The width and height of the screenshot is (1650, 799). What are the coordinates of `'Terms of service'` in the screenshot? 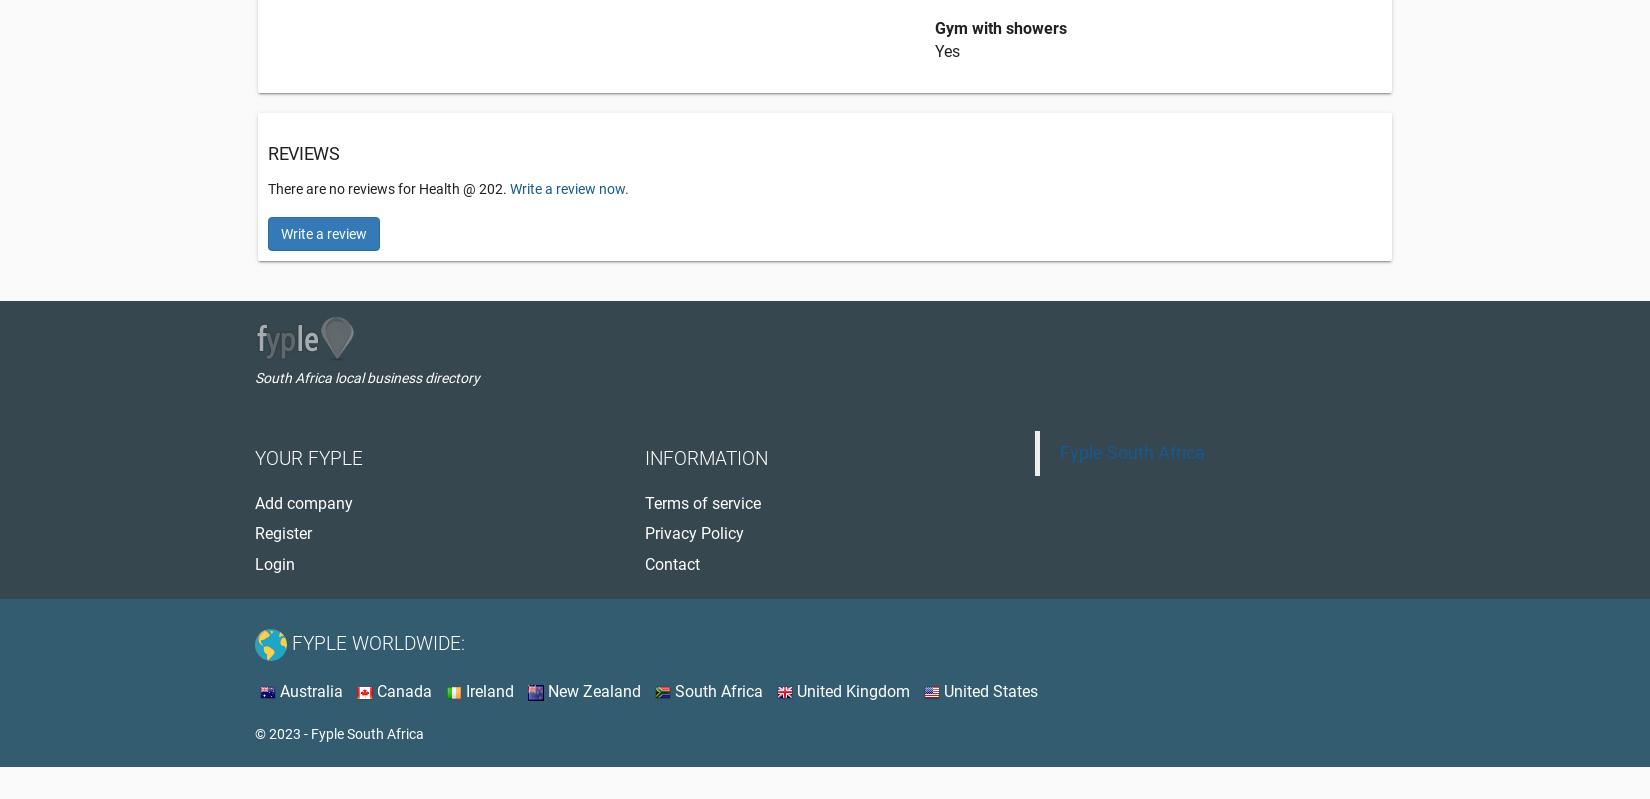 It's located at (702, 503).